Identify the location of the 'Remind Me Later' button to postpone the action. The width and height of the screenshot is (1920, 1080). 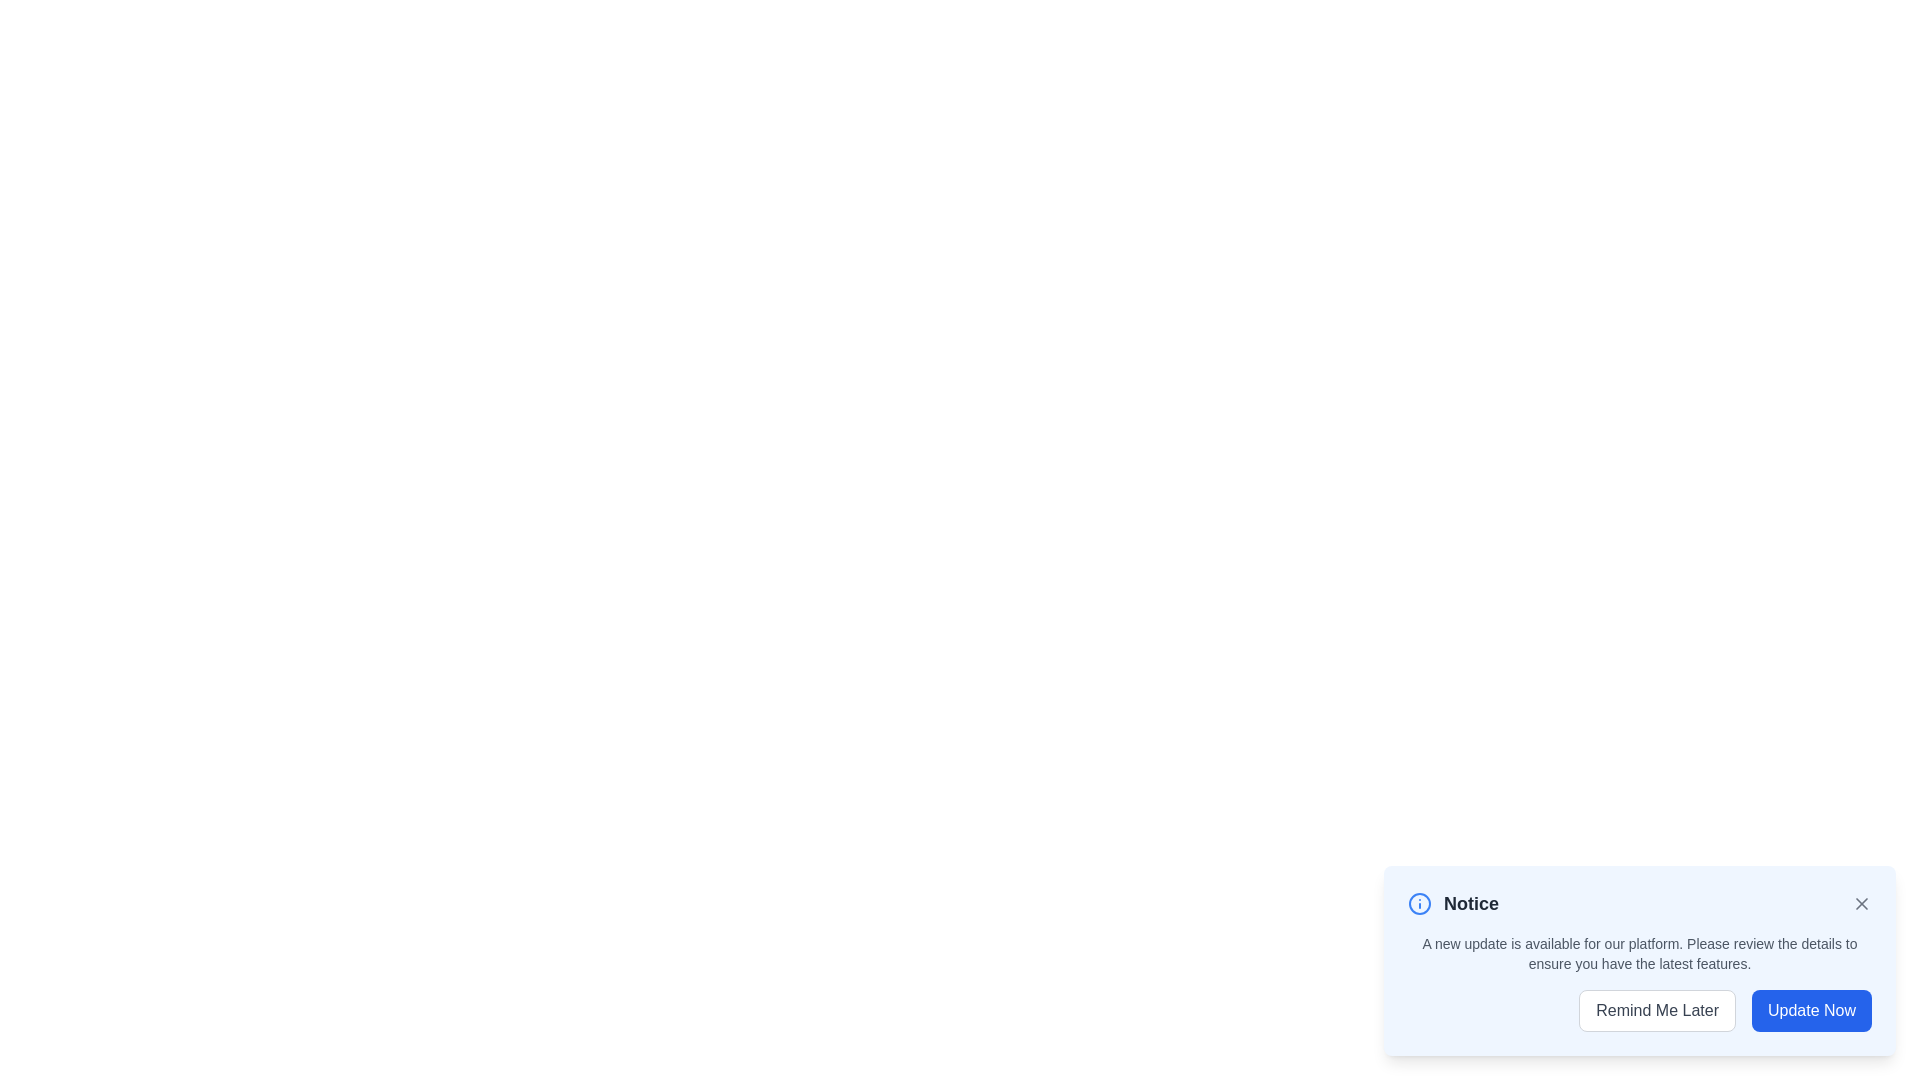
(1657, 1010).